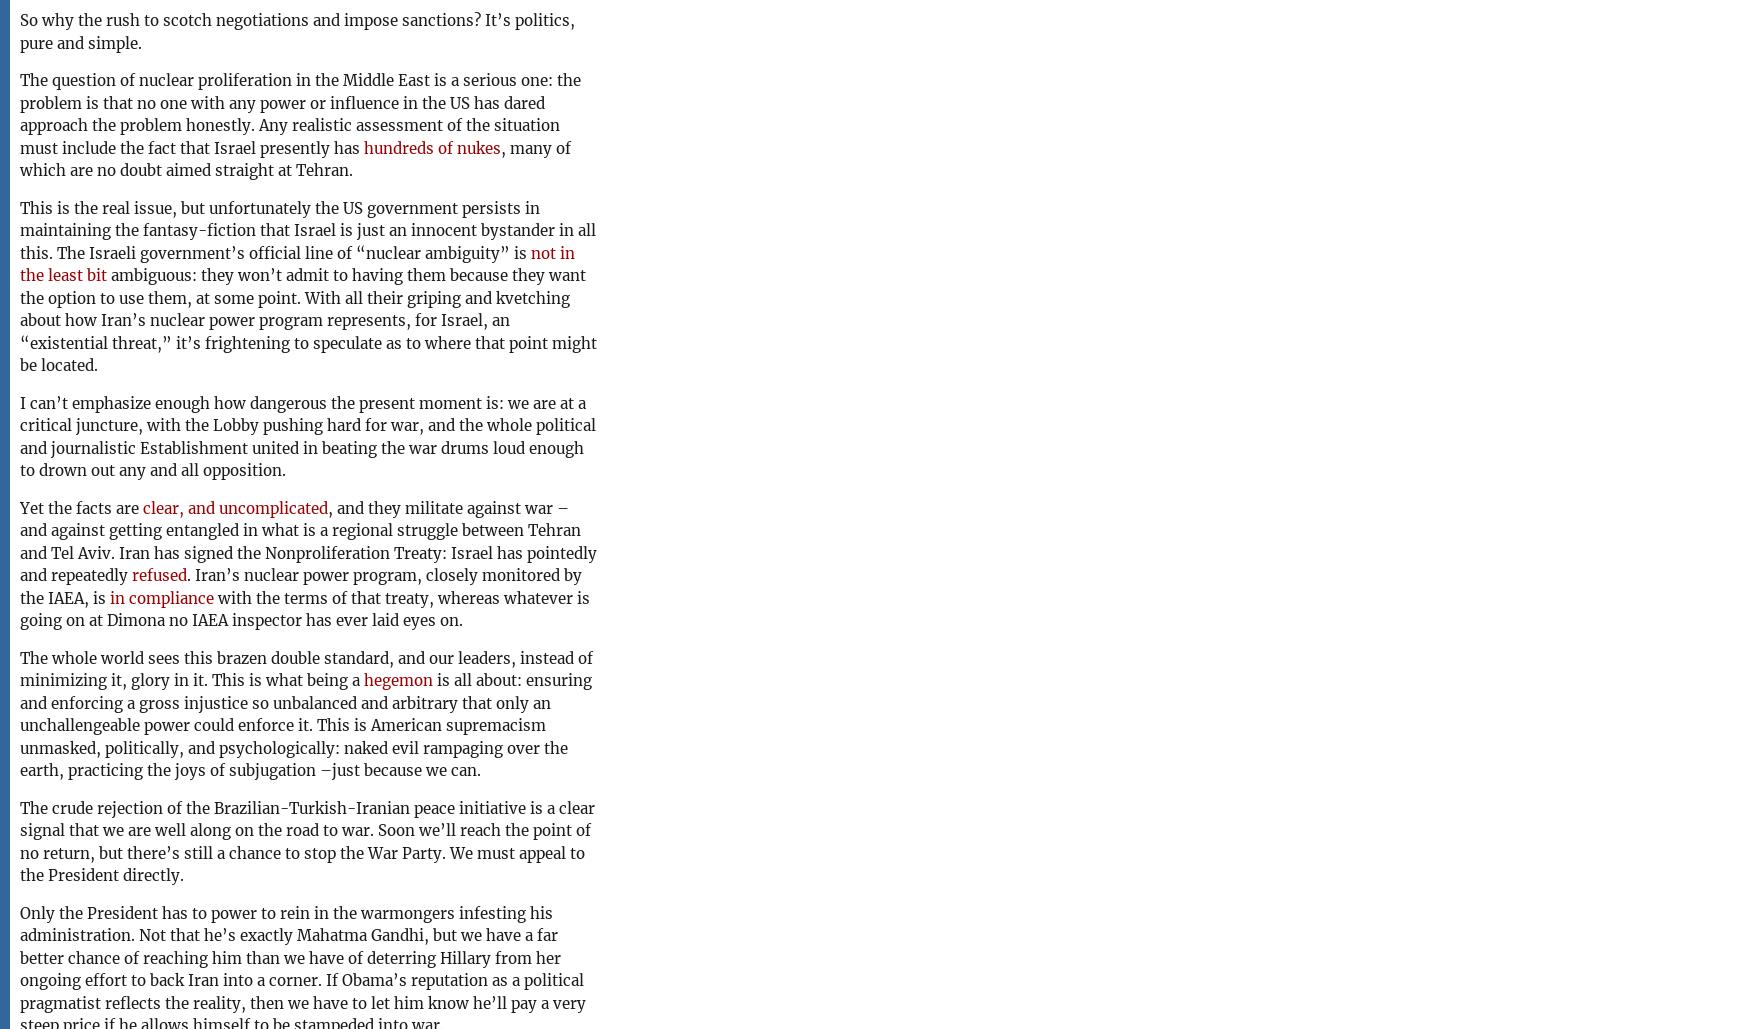 The height and width of the screenshot is (1029, 1750). I want to click on 'The question of nuclear
proliferation
in the Middle East is a serious one: the problem is that no one with
any power or influence in the US has dared approach the problem
honestly.
Any realistic assessment of the situation must include the fact that
Israel presently has', so click(299, 113).